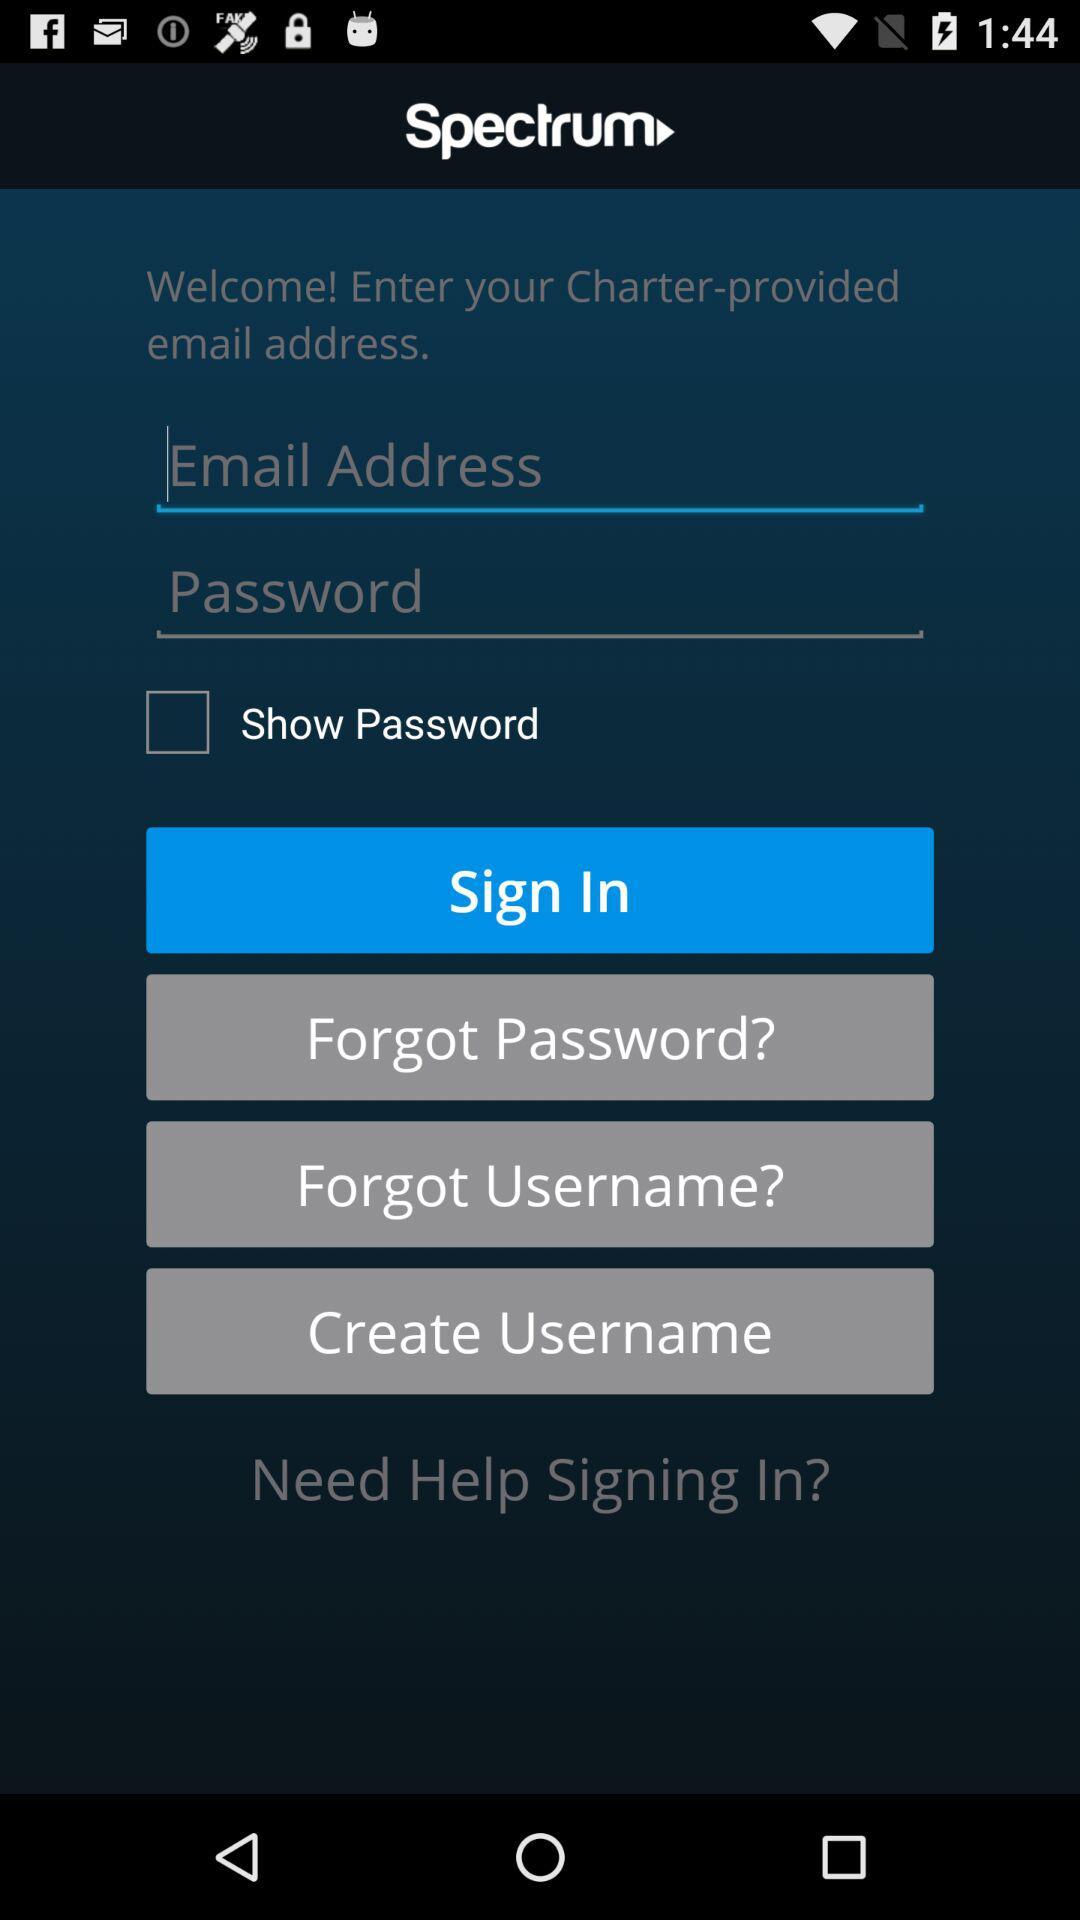 Image resolution: width=1080 pixels, height=1920 pixels. What do you see at coordinates (540, 458) in the screenshot?
I see `email address` at bounding box center [540, 458].